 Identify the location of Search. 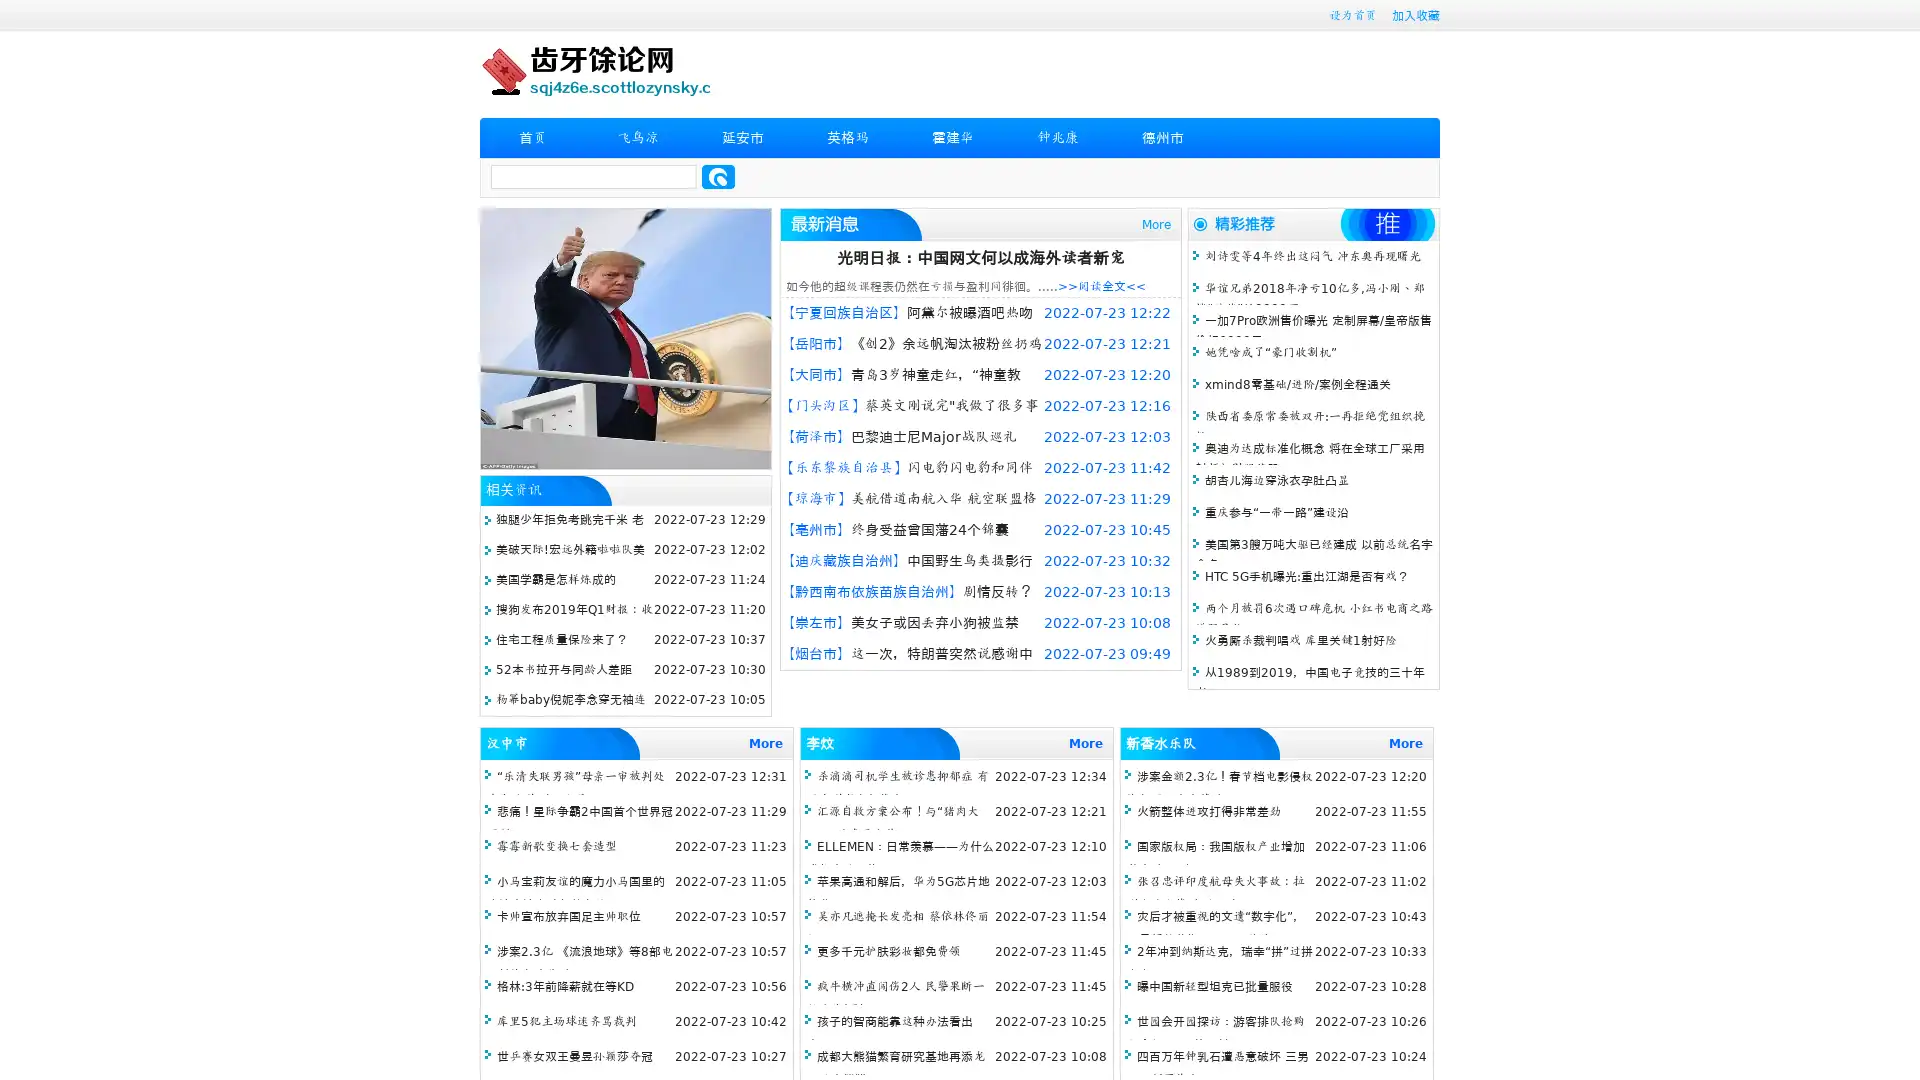
(718, 176).